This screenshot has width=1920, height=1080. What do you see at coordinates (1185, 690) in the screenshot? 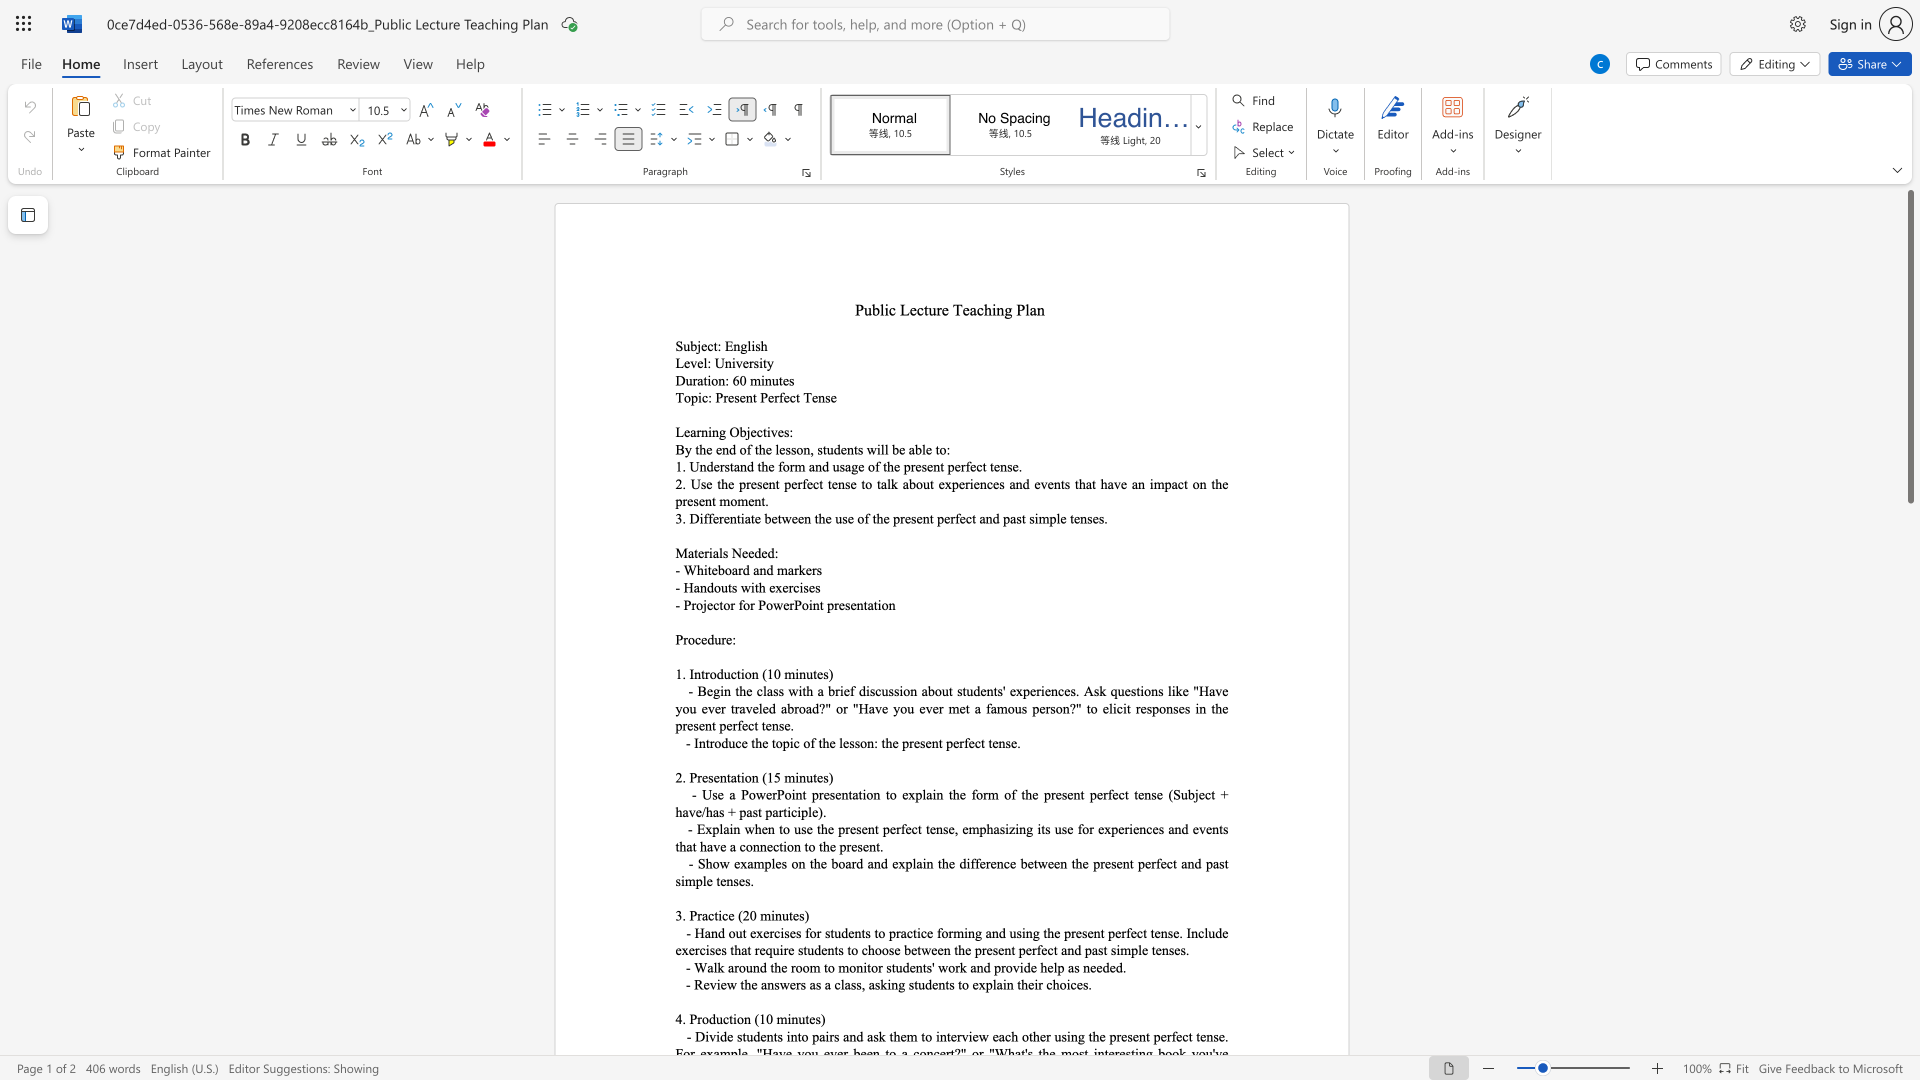
I see `the 10th character "e" in the text` at bounding box center [1185, 690].